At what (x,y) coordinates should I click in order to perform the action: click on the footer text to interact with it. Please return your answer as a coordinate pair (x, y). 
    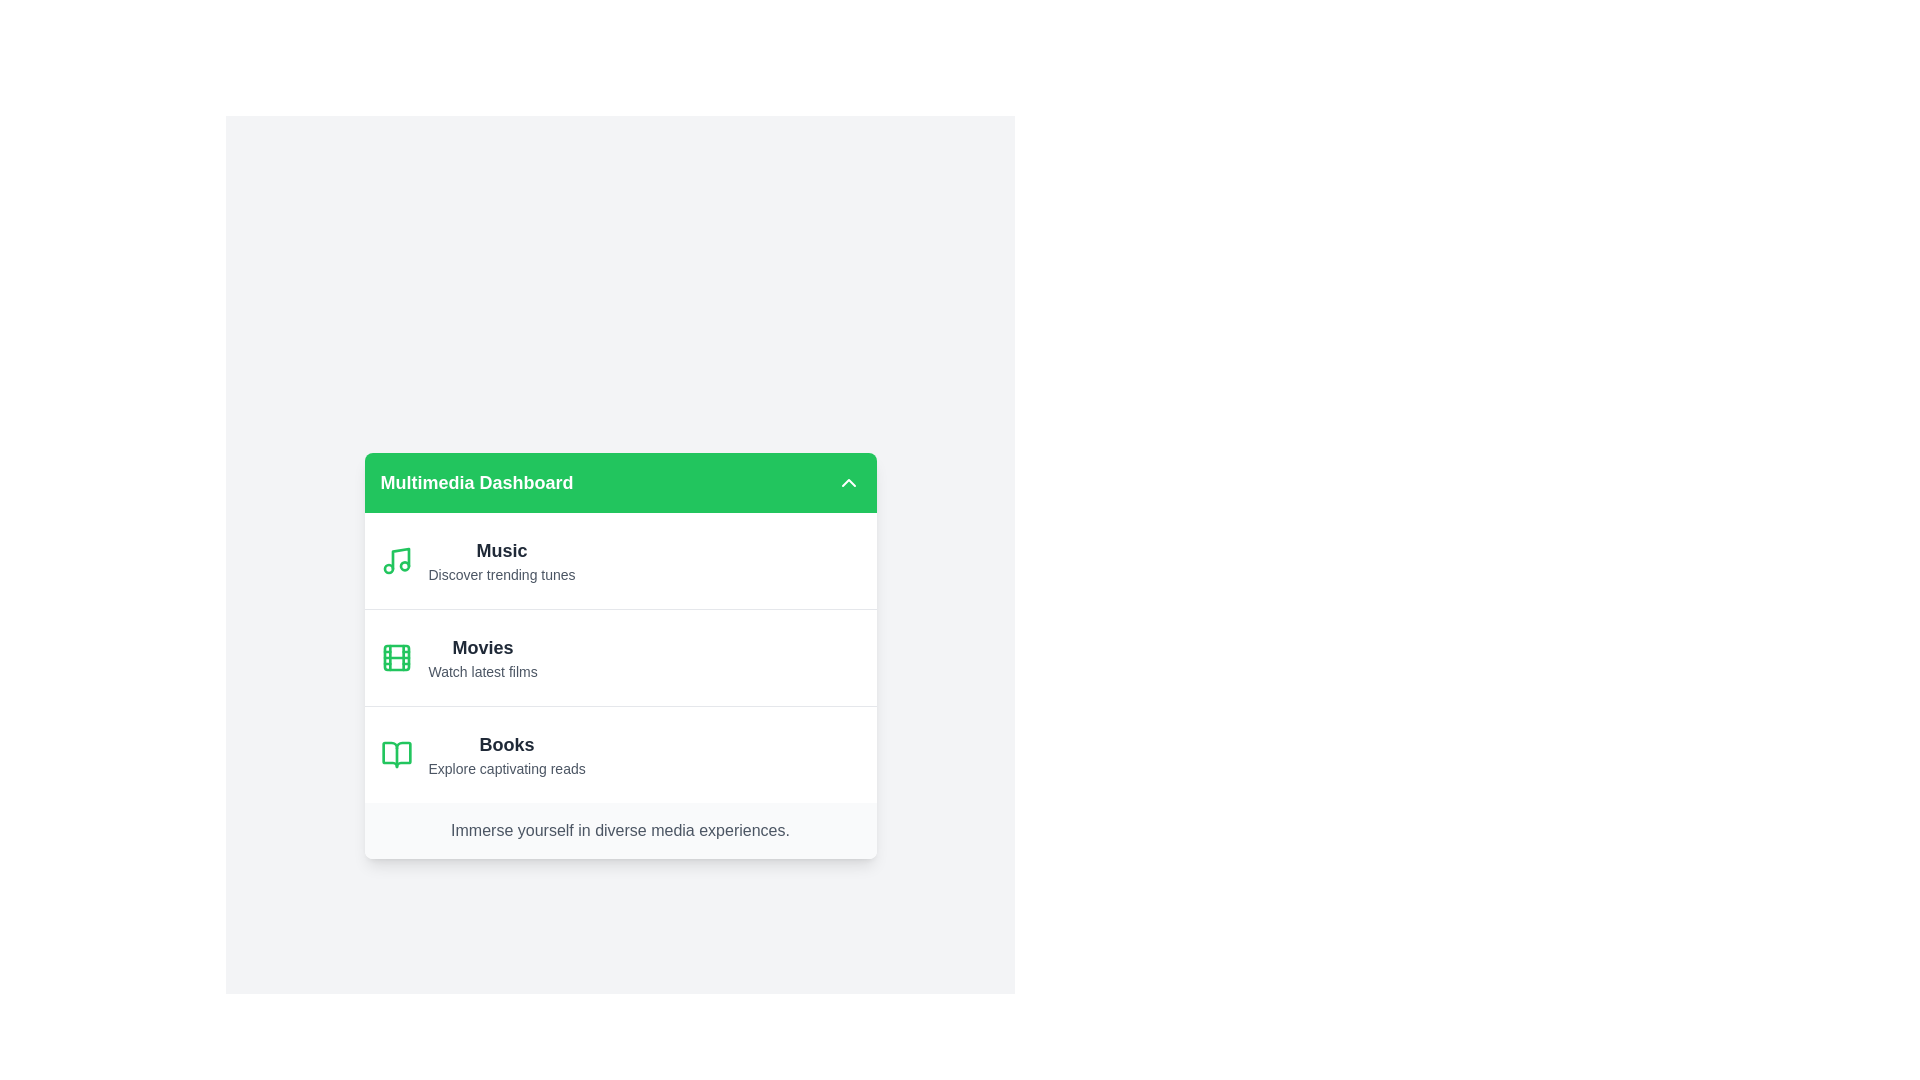
    Looking at the image, I should click on (619, 830).